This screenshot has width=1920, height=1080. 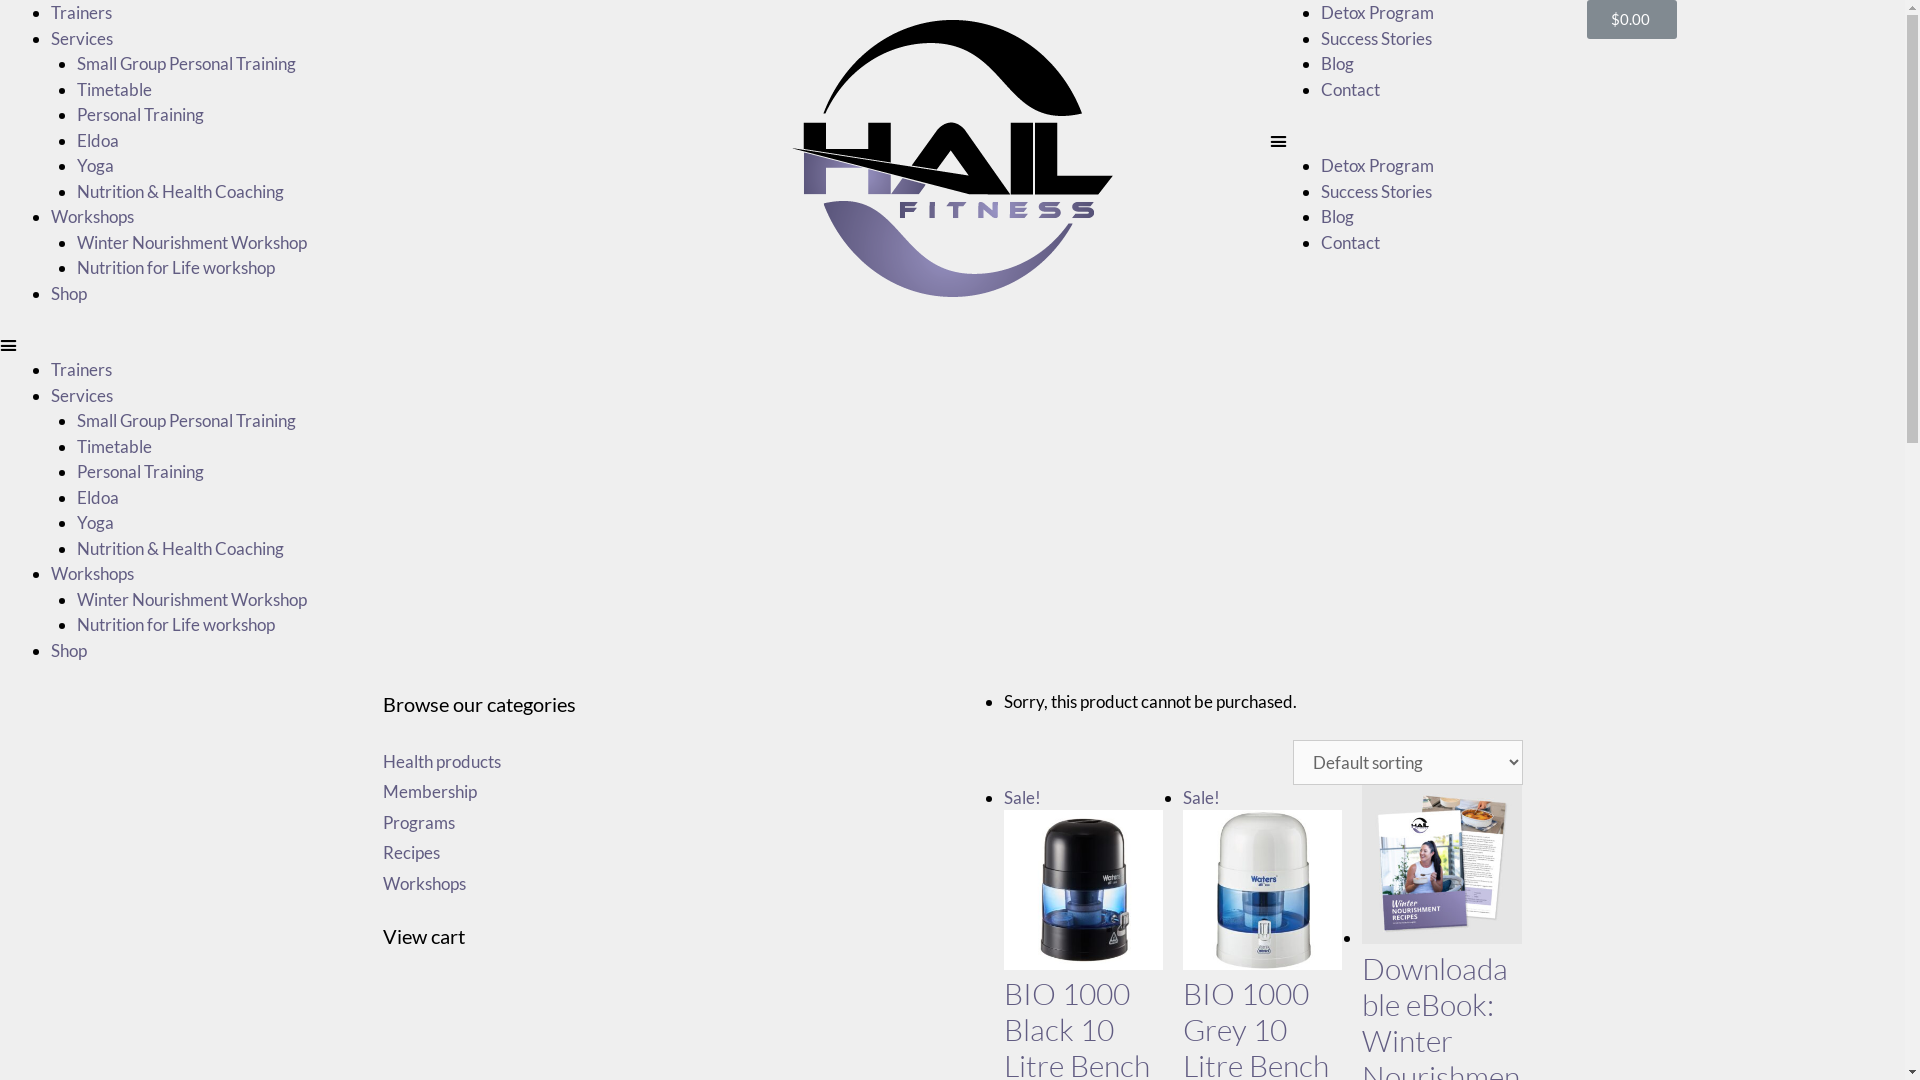 I want to click on 'Winter Nourishment Workshop', so click(x=191, y=597).